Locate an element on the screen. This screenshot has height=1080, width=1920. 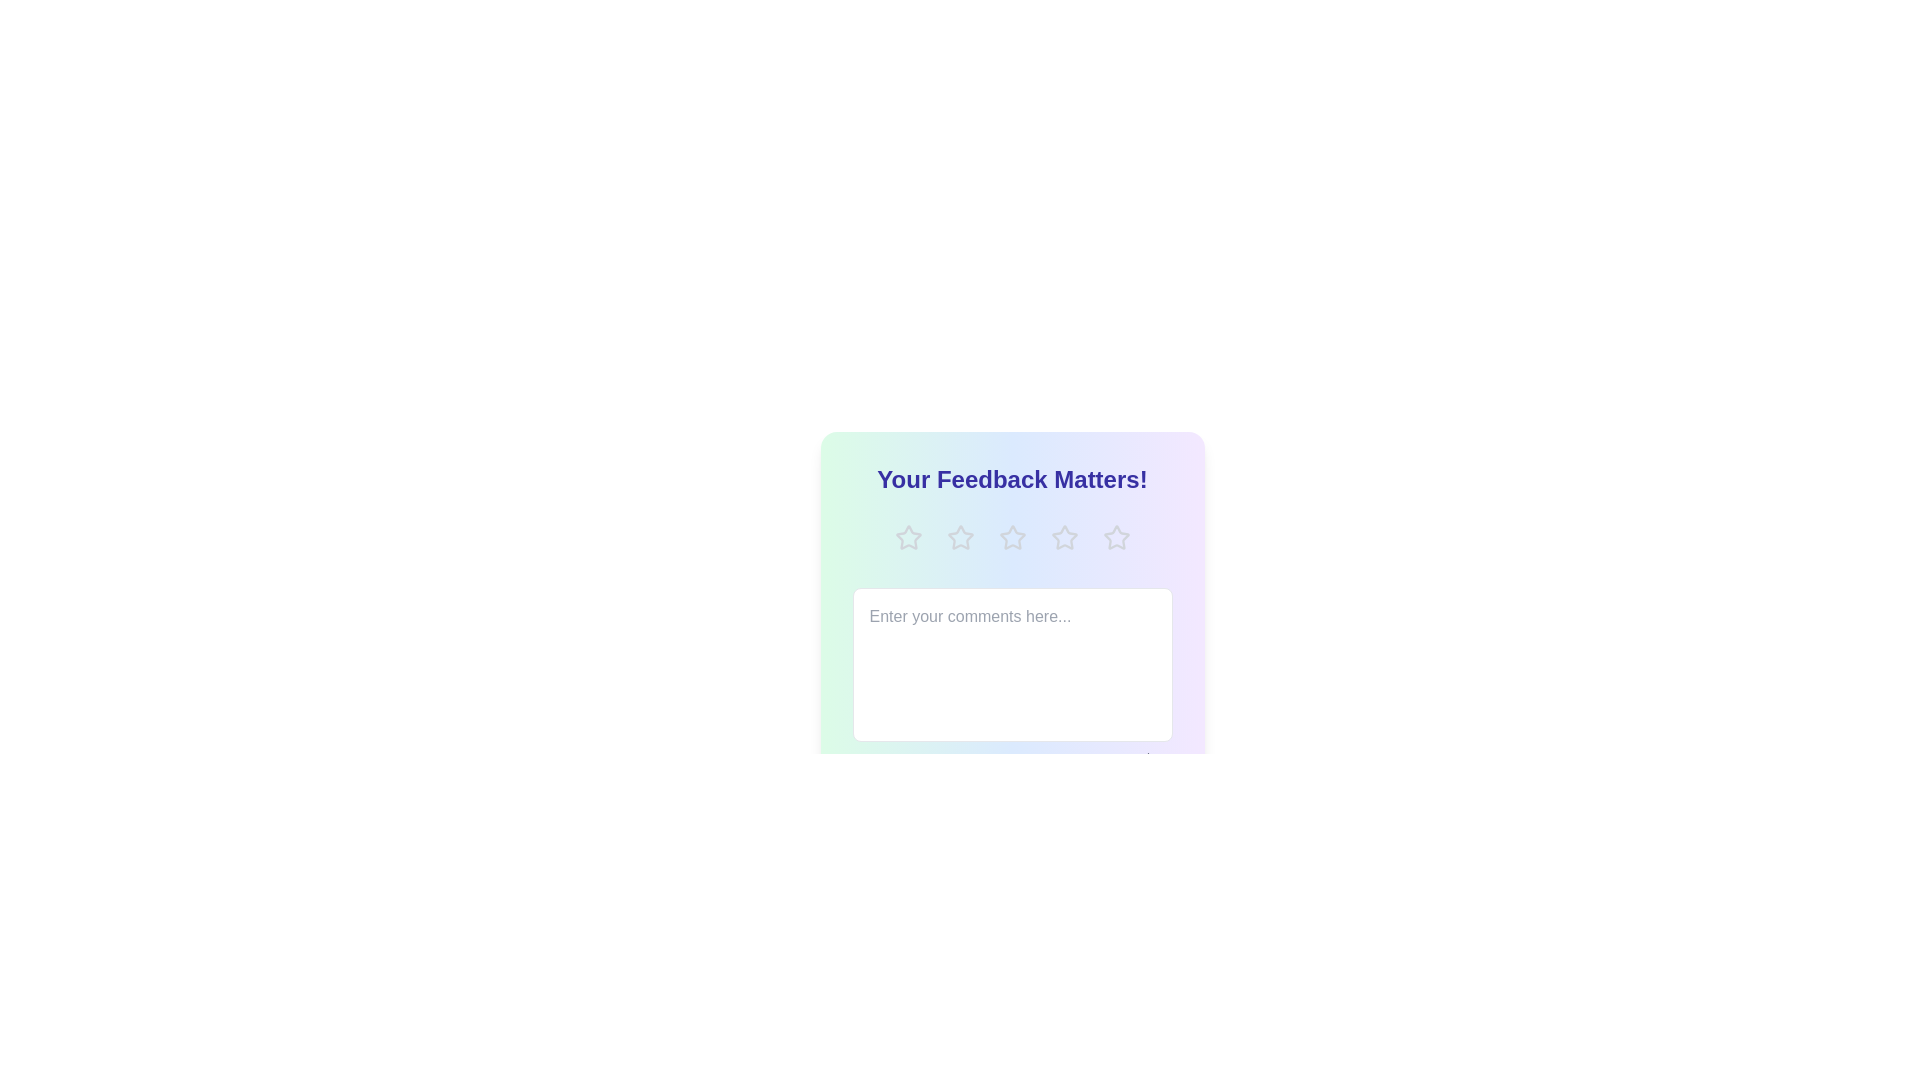
the rating to 4 stars by clicking on the corresponding star is located at coordinates (1063, 536).